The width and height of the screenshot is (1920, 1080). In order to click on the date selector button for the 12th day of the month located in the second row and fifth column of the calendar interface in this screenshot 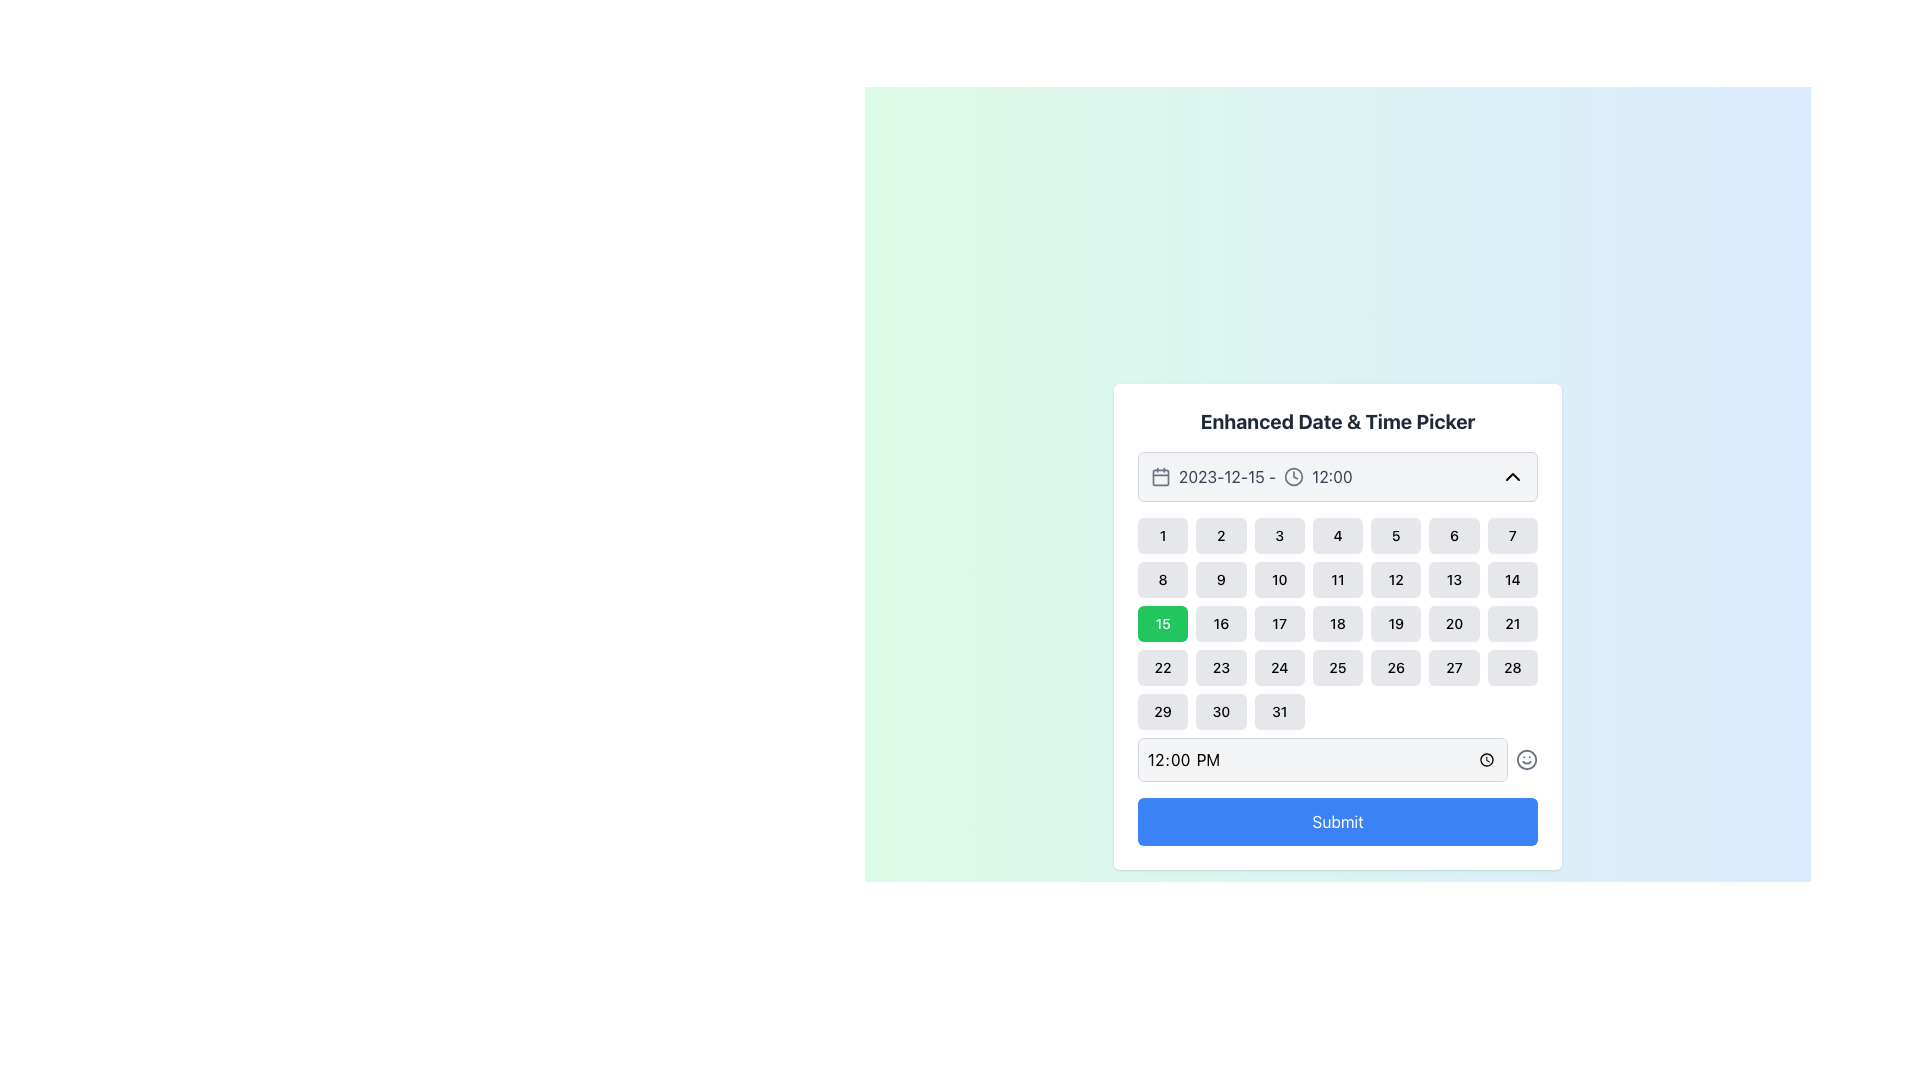, I will do `click(1395, 579)`.